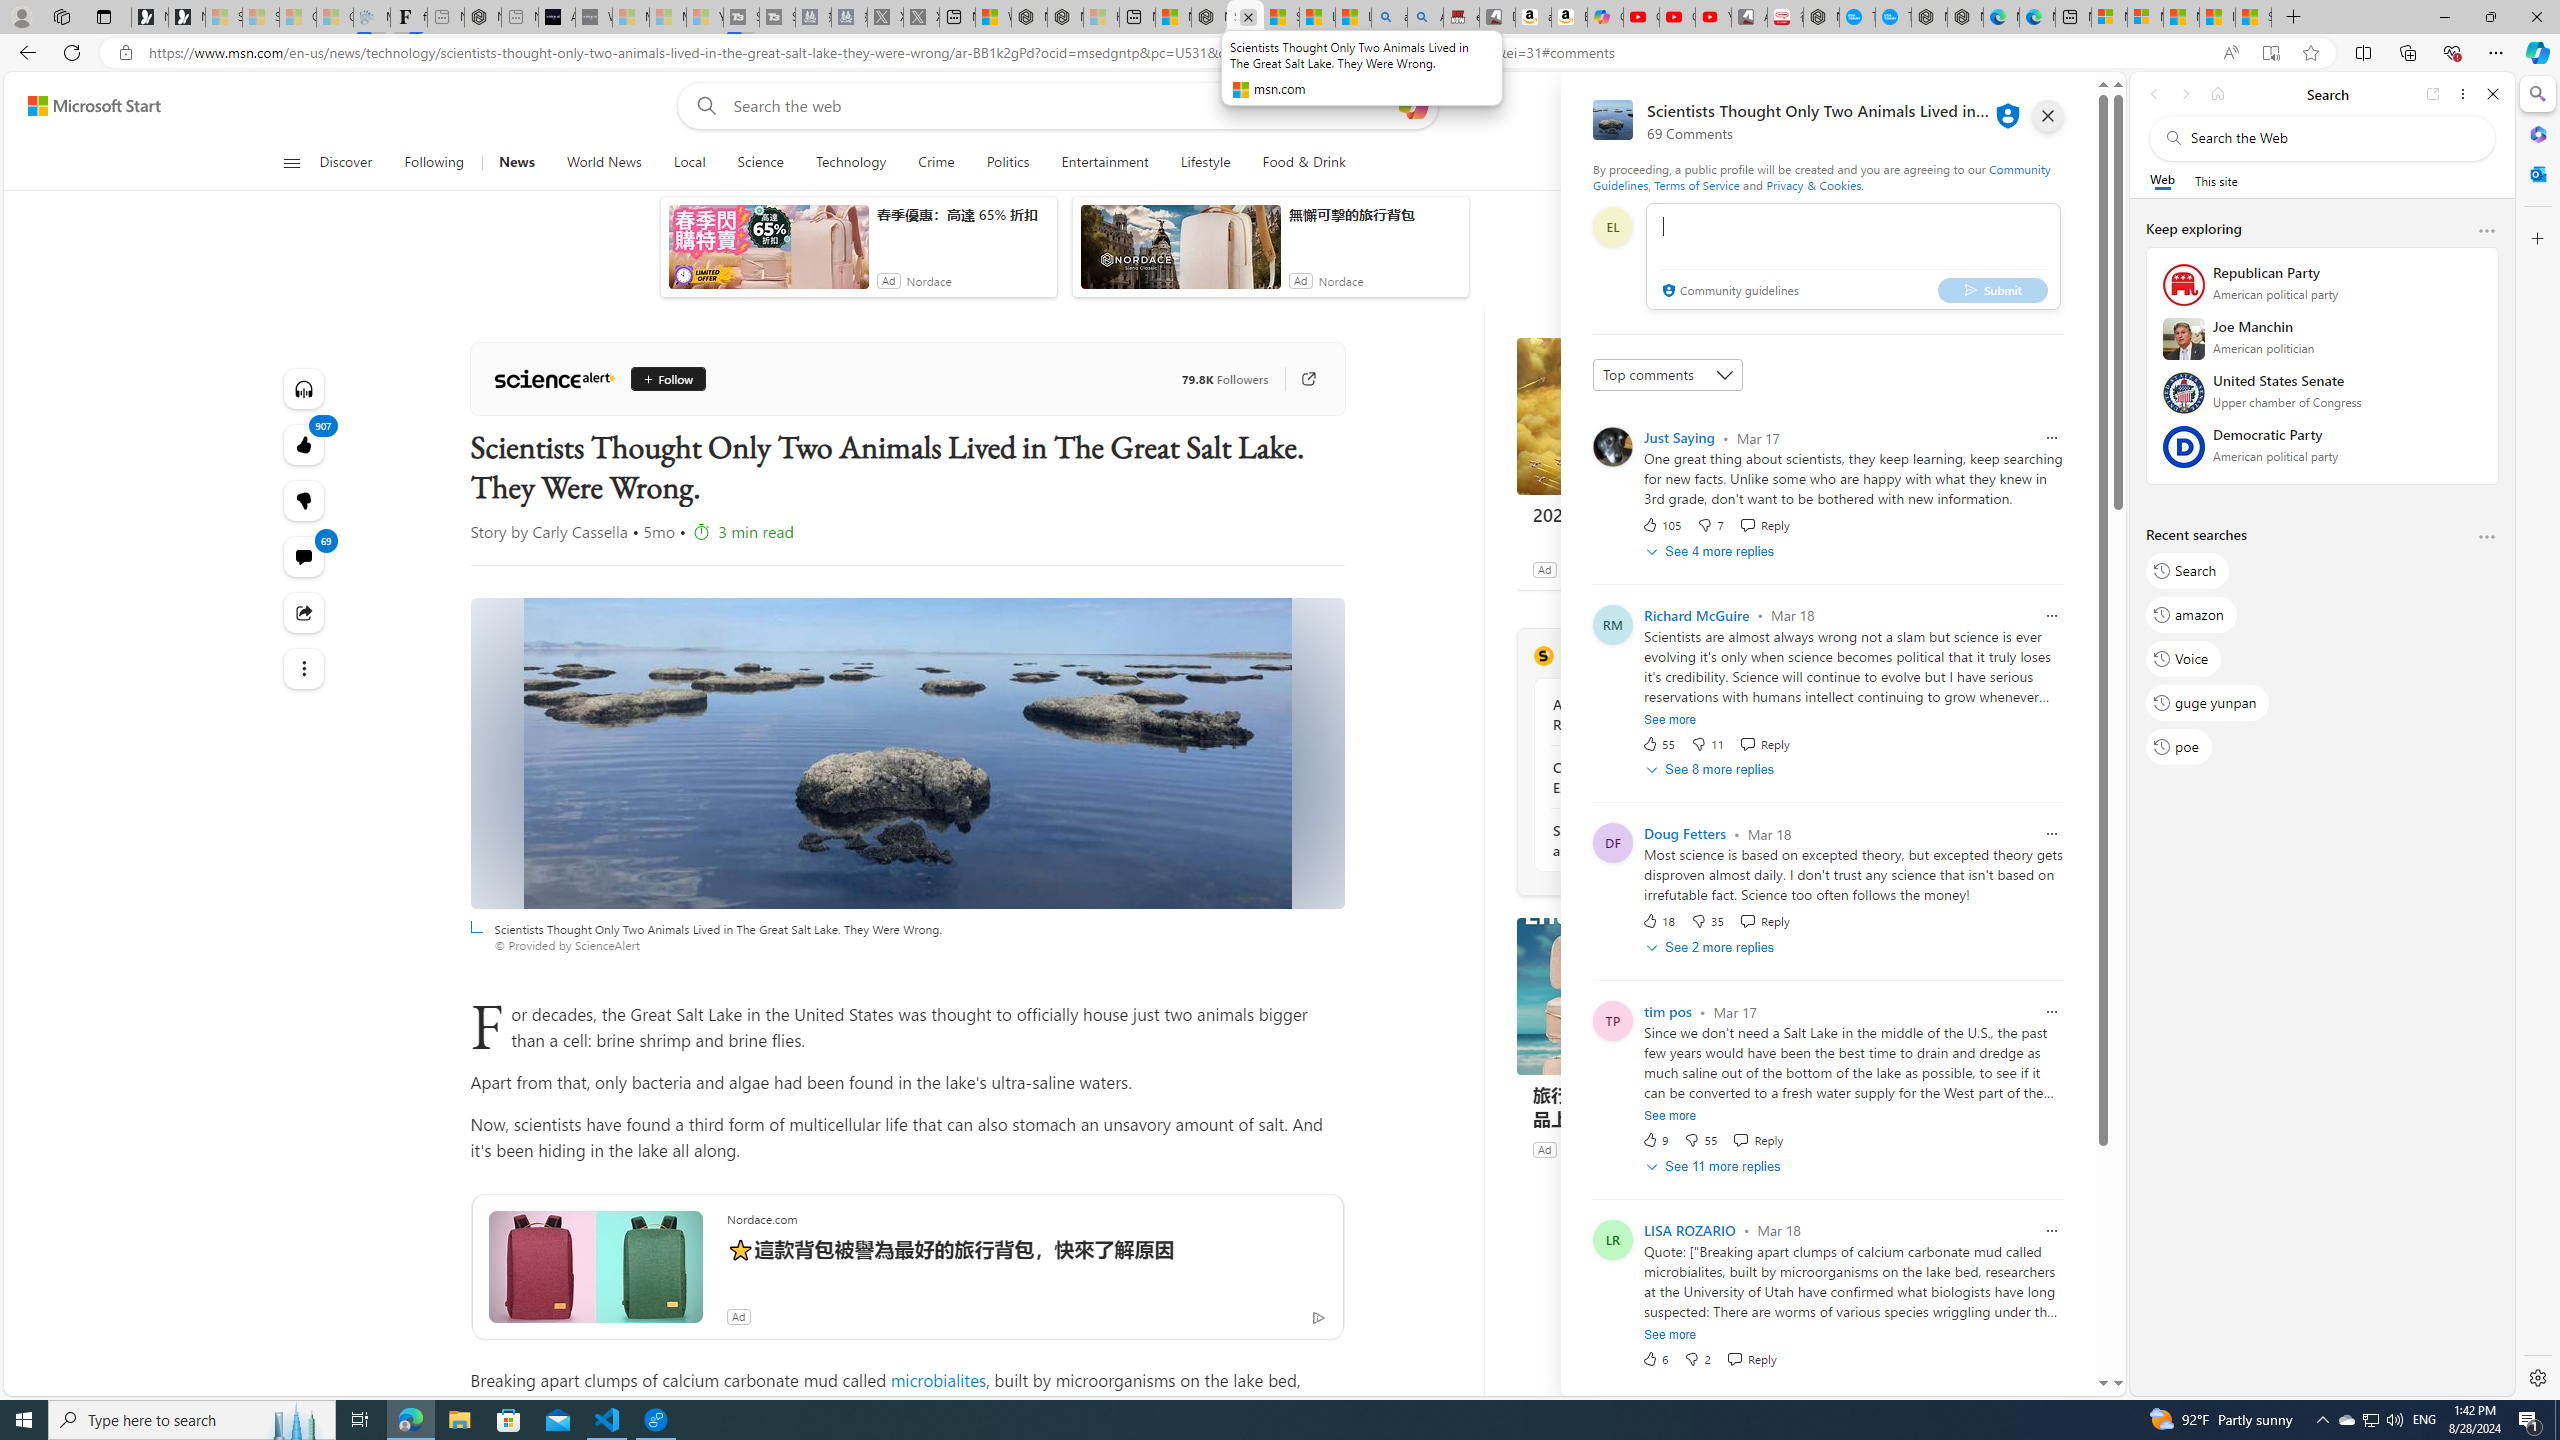 This screenshot has height=1440, width=2560. Describe the element at coordinates (1660, 524) in the screenshot. I see `'105 Like'` at that location.